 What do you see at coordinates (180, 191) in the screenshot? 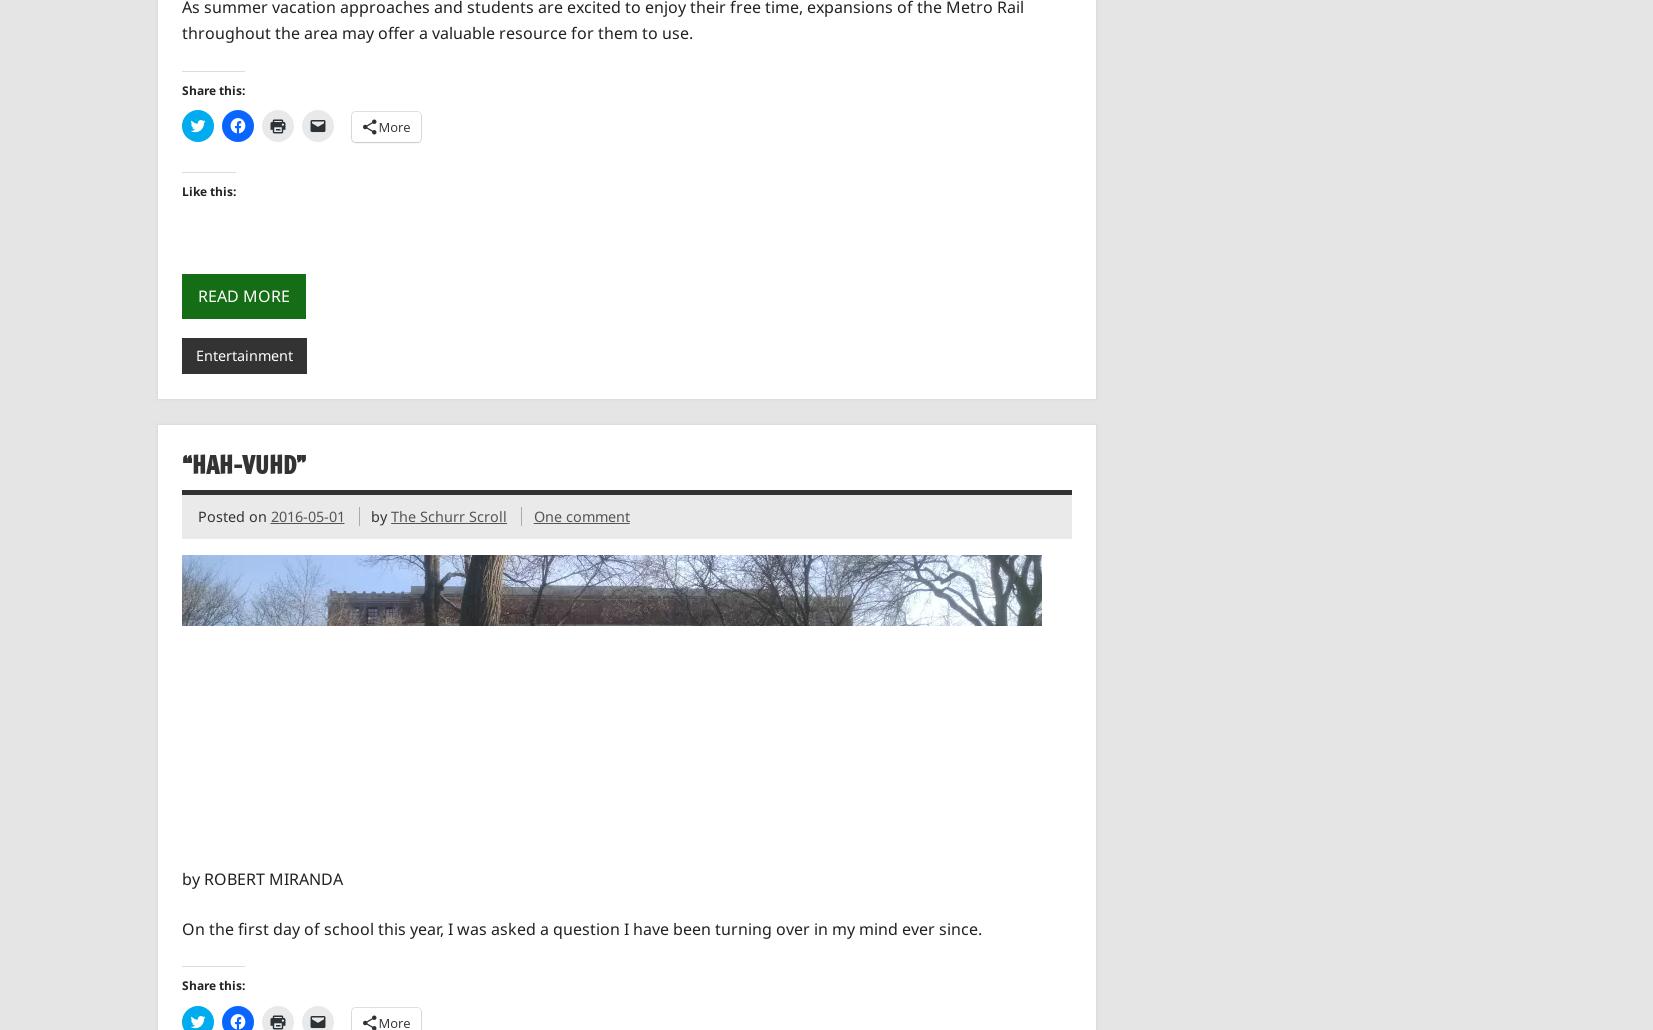
I see `'Like this:'` at bounding box center [180, 191].